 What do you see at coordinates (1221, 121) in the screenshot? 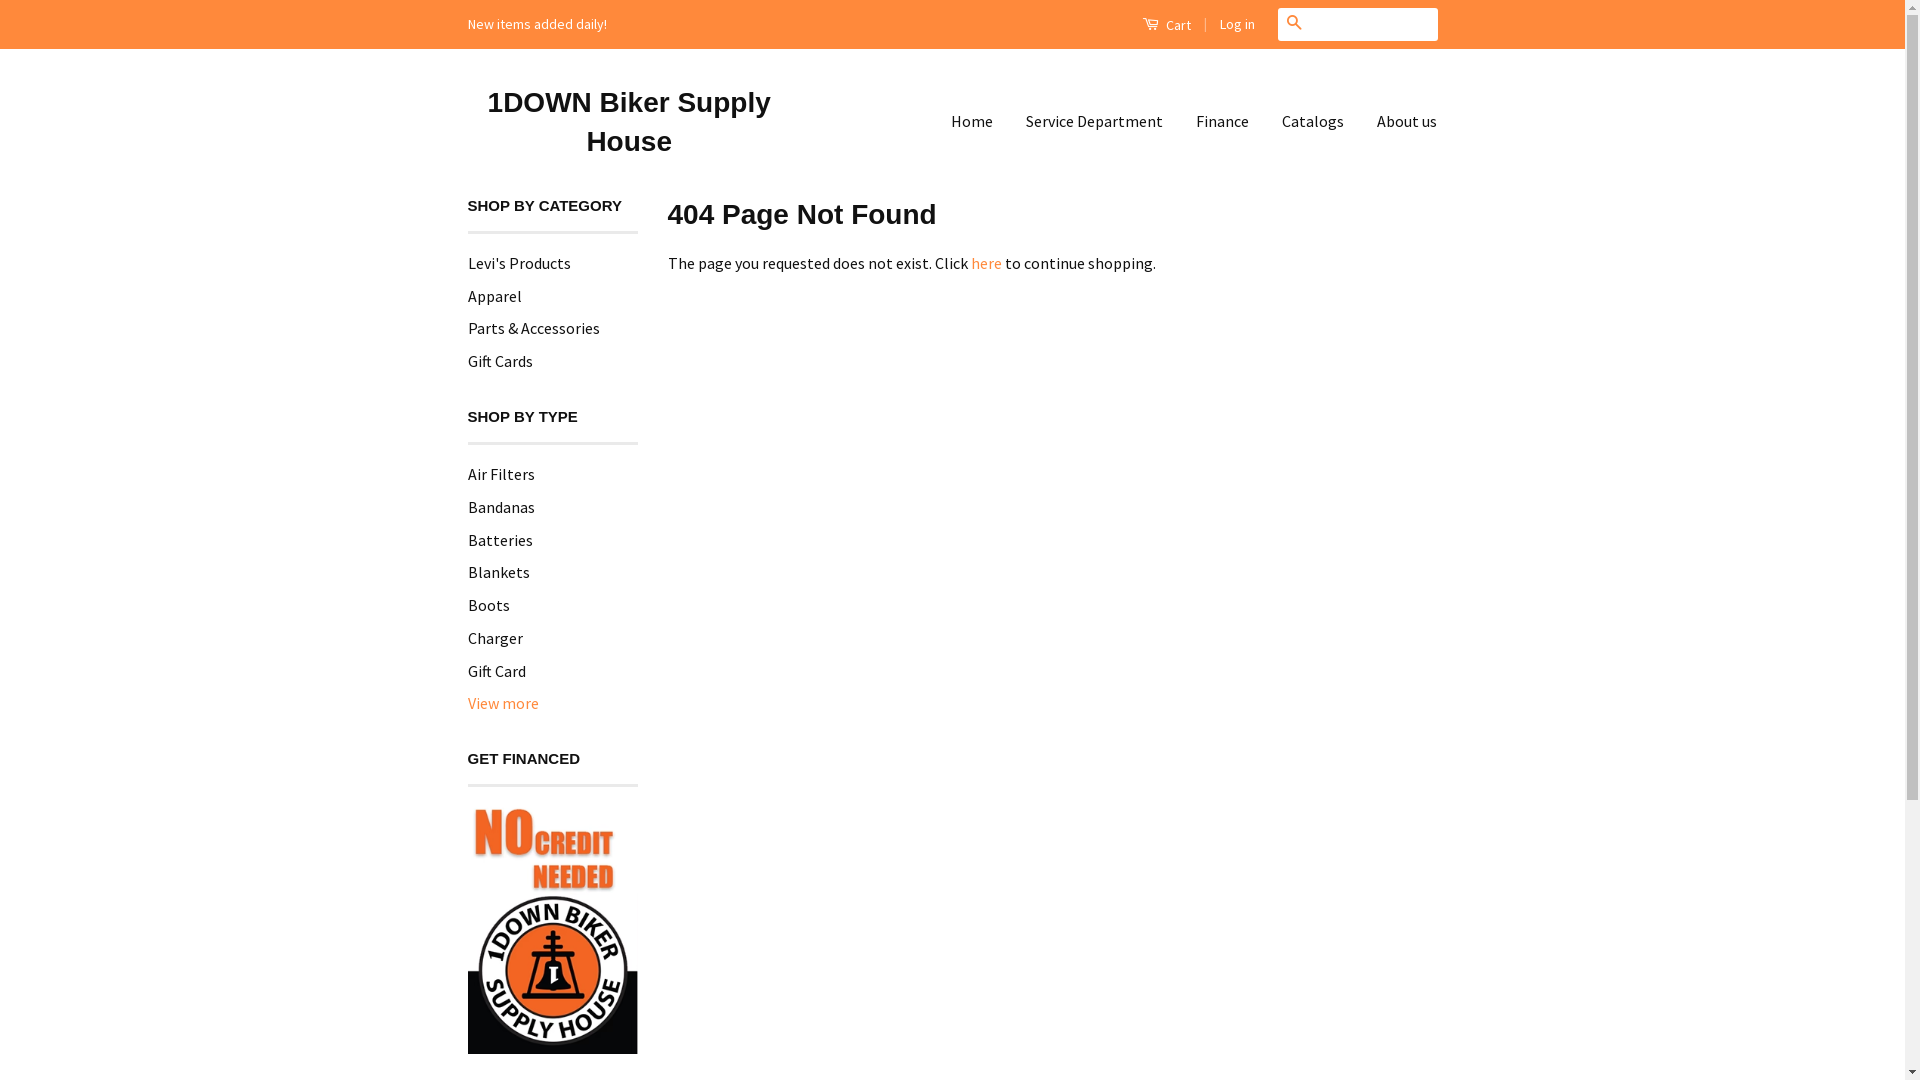
I see `'Finance'` at bounding box center [1221, 121].